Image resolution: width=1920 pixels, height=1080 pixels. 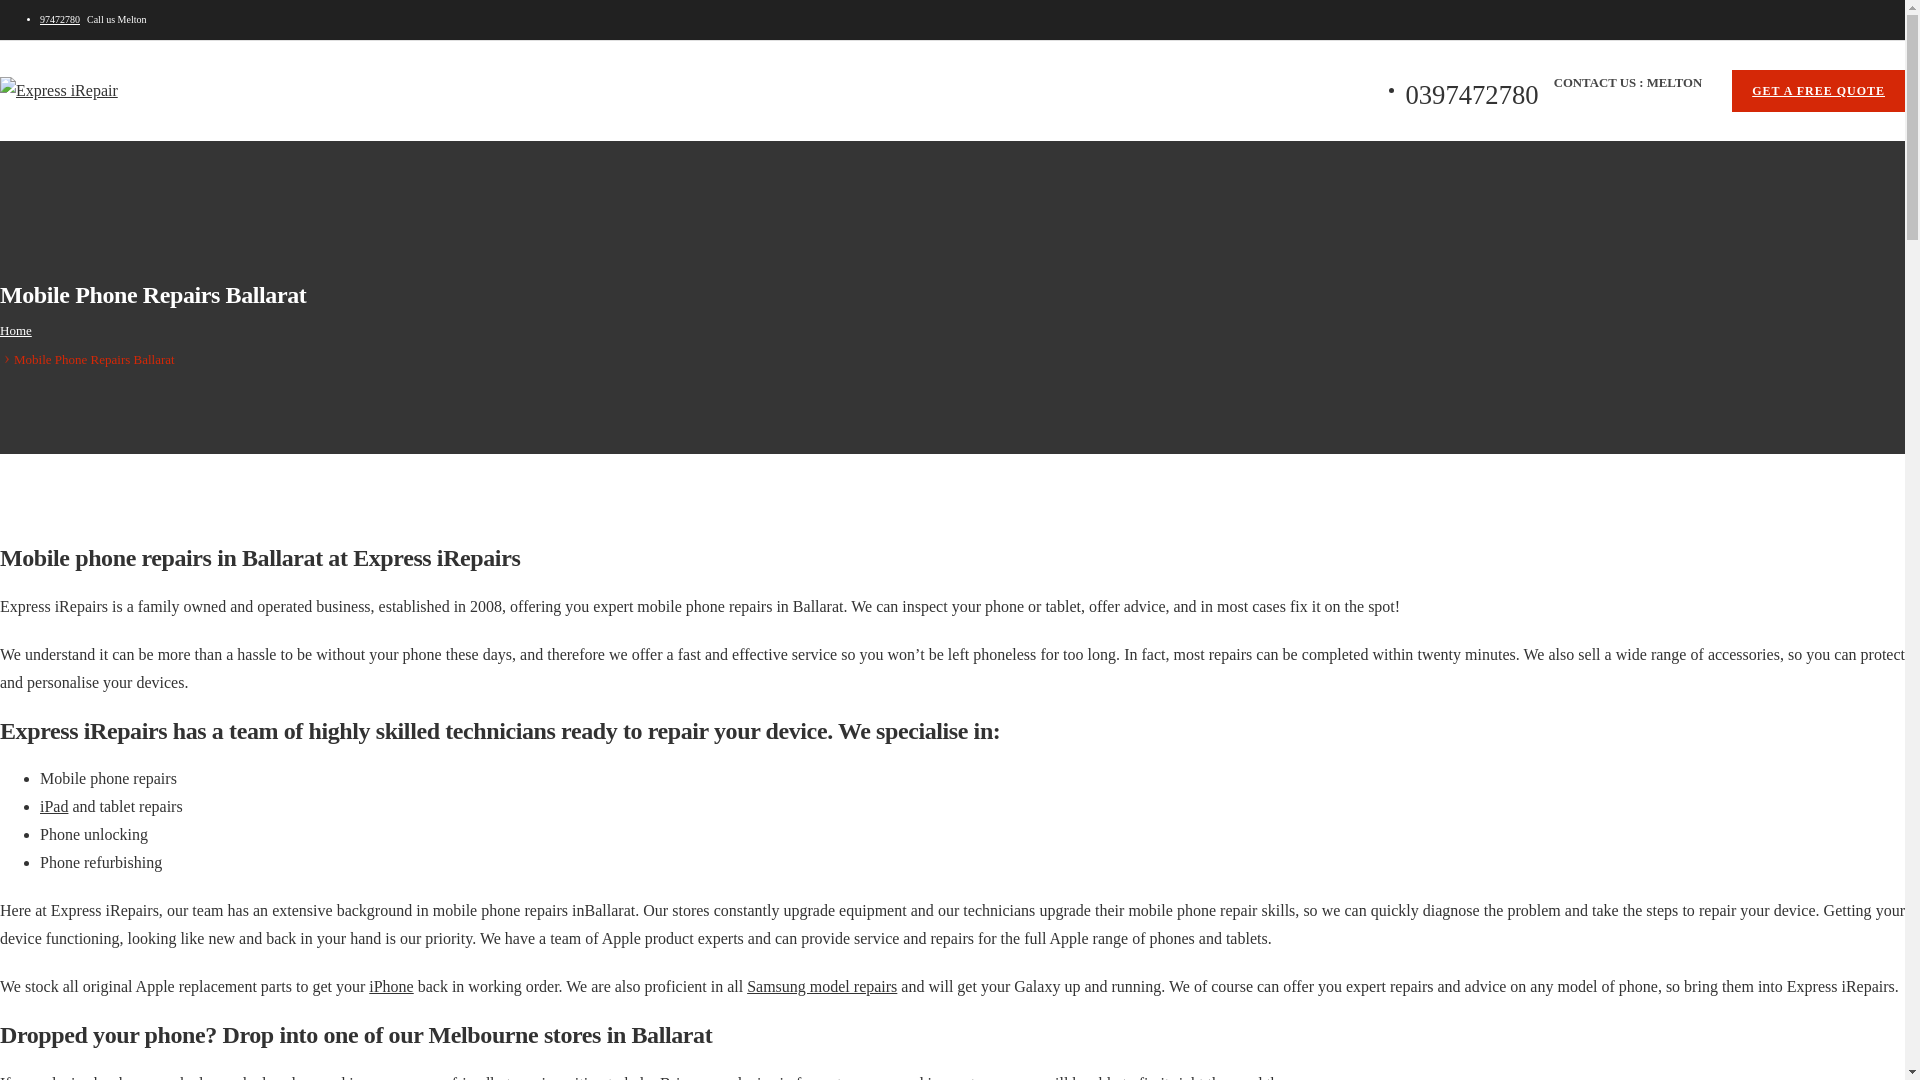 I want to click on 'Home', so click(x=15, y=329).